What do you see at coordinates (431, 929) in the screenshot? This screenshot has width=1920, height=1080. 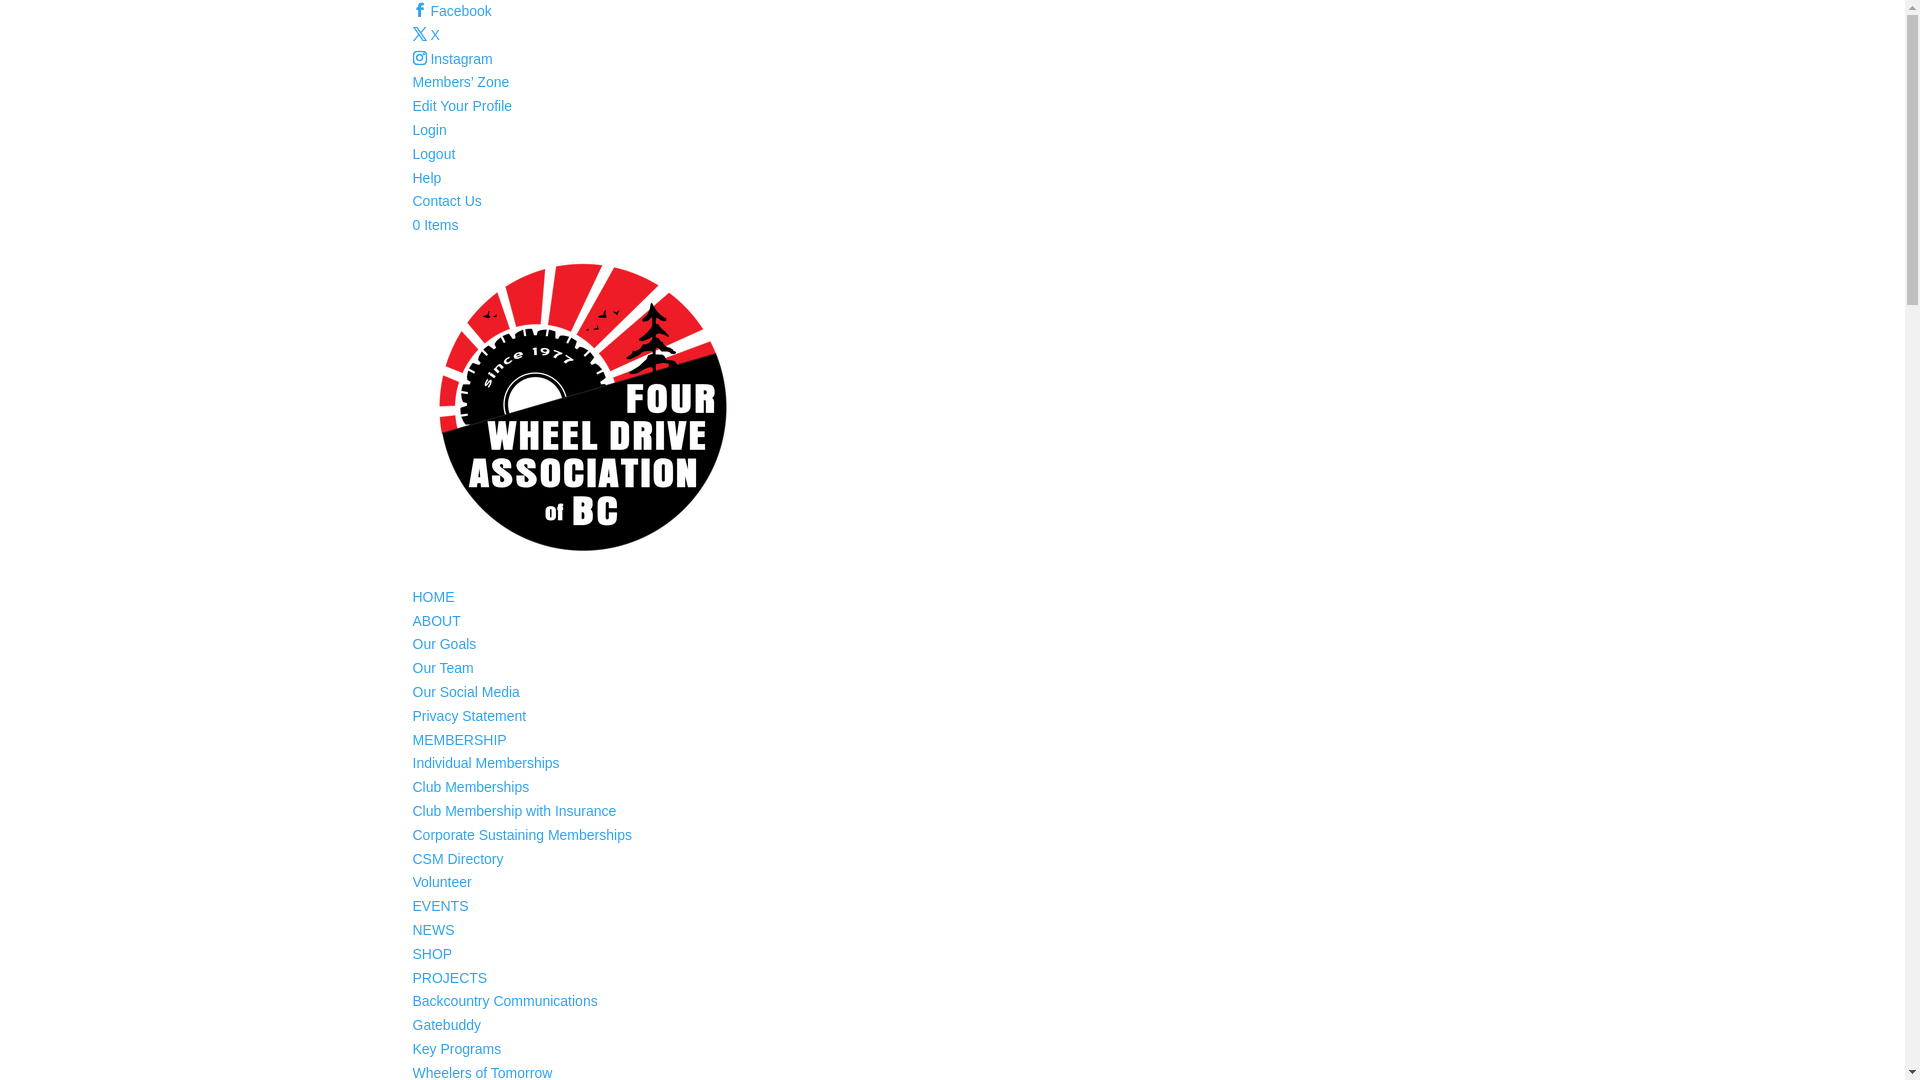 I see `'NEWS'` at bounding box center [431, 929].